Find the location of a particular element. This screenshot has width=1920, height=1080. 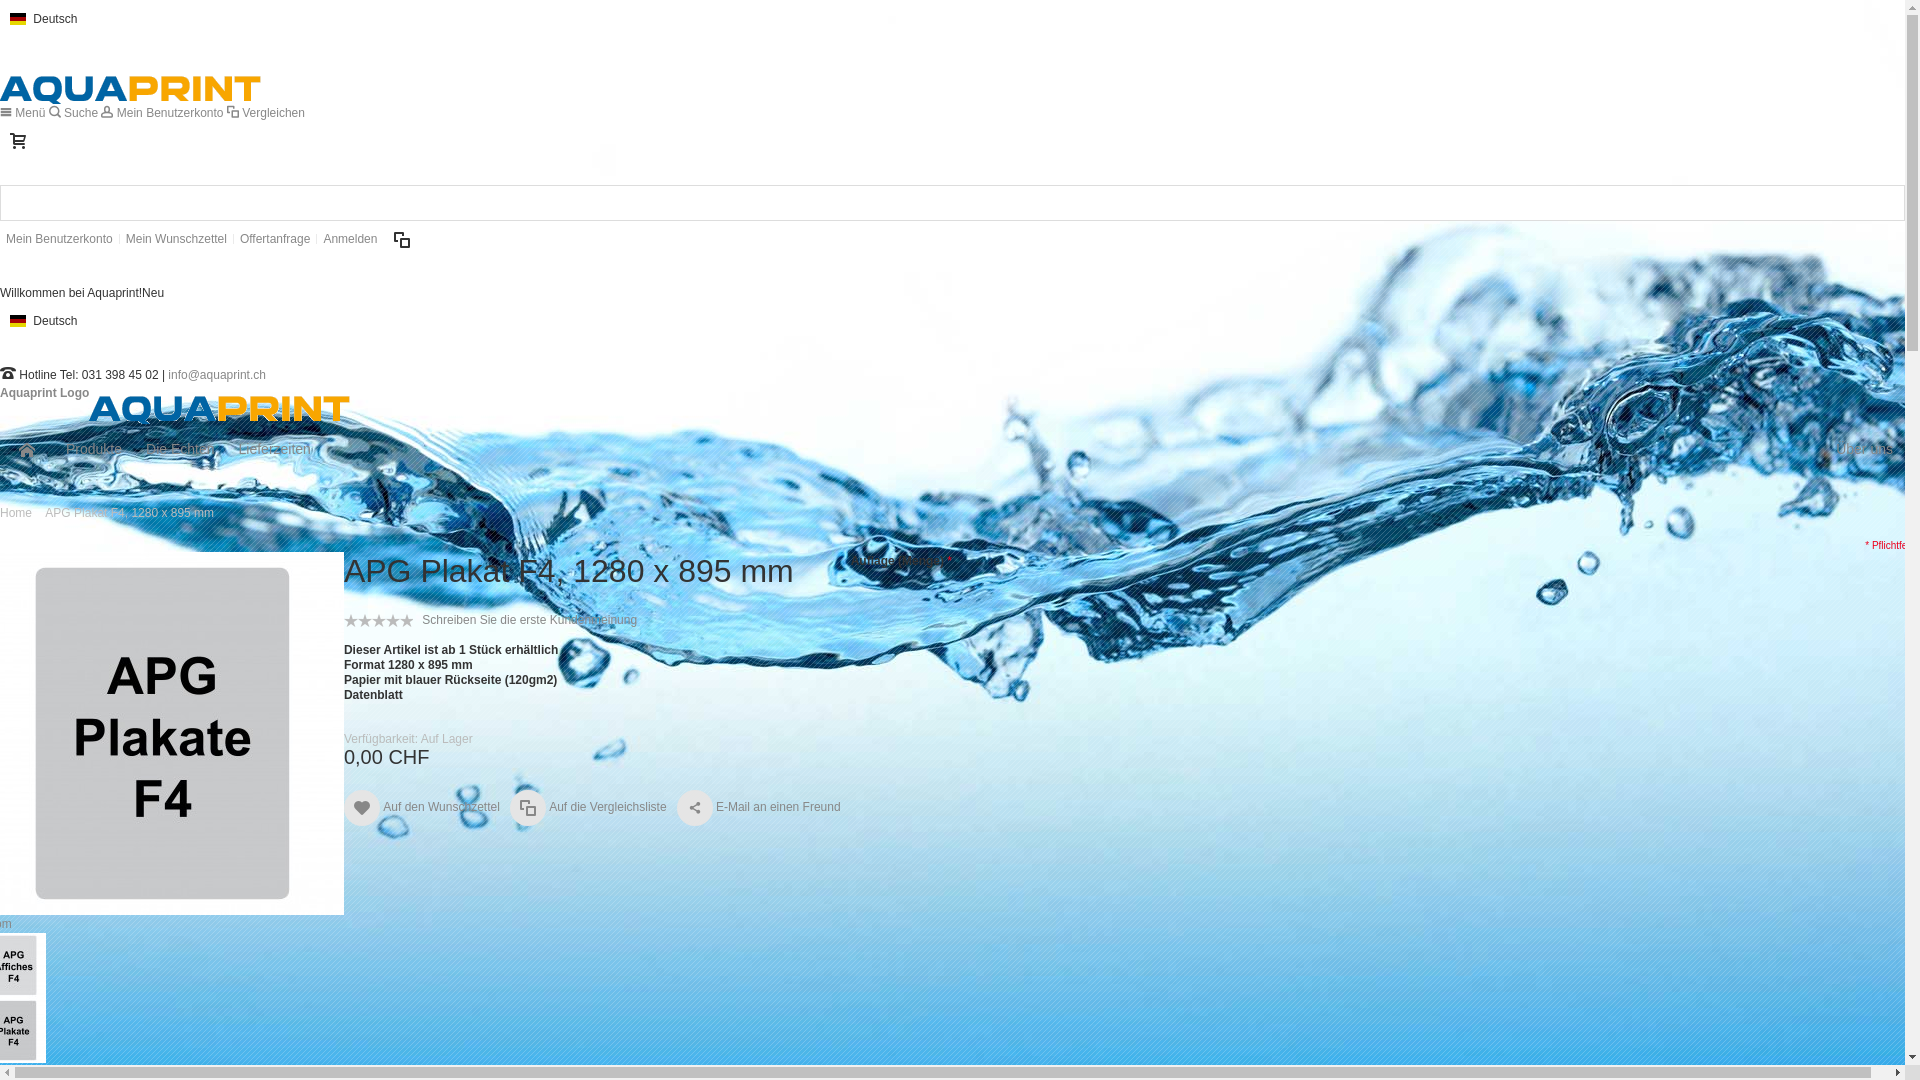

'Suche' is located at coordinates (75, 112).